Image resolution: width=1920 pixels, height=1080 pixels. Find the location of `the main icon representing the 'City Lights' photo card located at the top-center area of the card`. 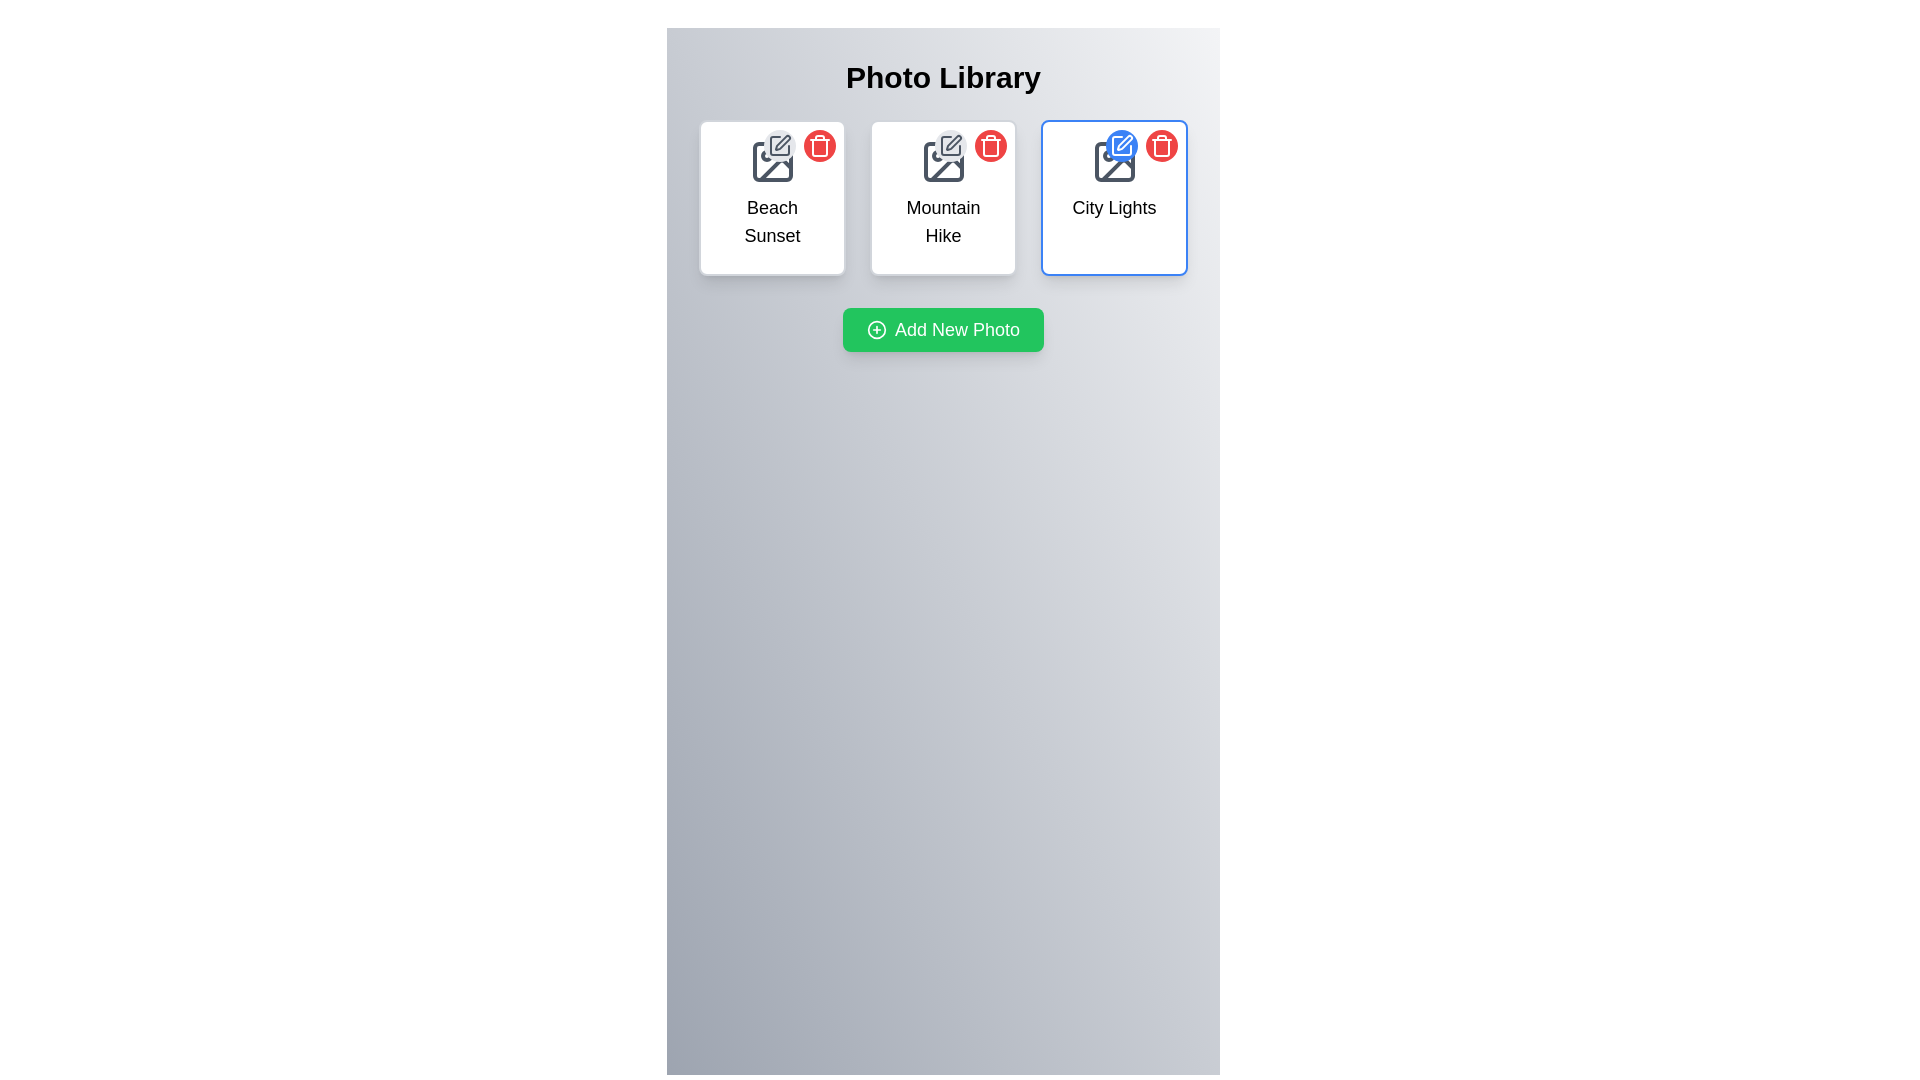

the main icon representing the 'City Lights' photo card located at the top-center area of the card is located at coordinates (1113, 161).